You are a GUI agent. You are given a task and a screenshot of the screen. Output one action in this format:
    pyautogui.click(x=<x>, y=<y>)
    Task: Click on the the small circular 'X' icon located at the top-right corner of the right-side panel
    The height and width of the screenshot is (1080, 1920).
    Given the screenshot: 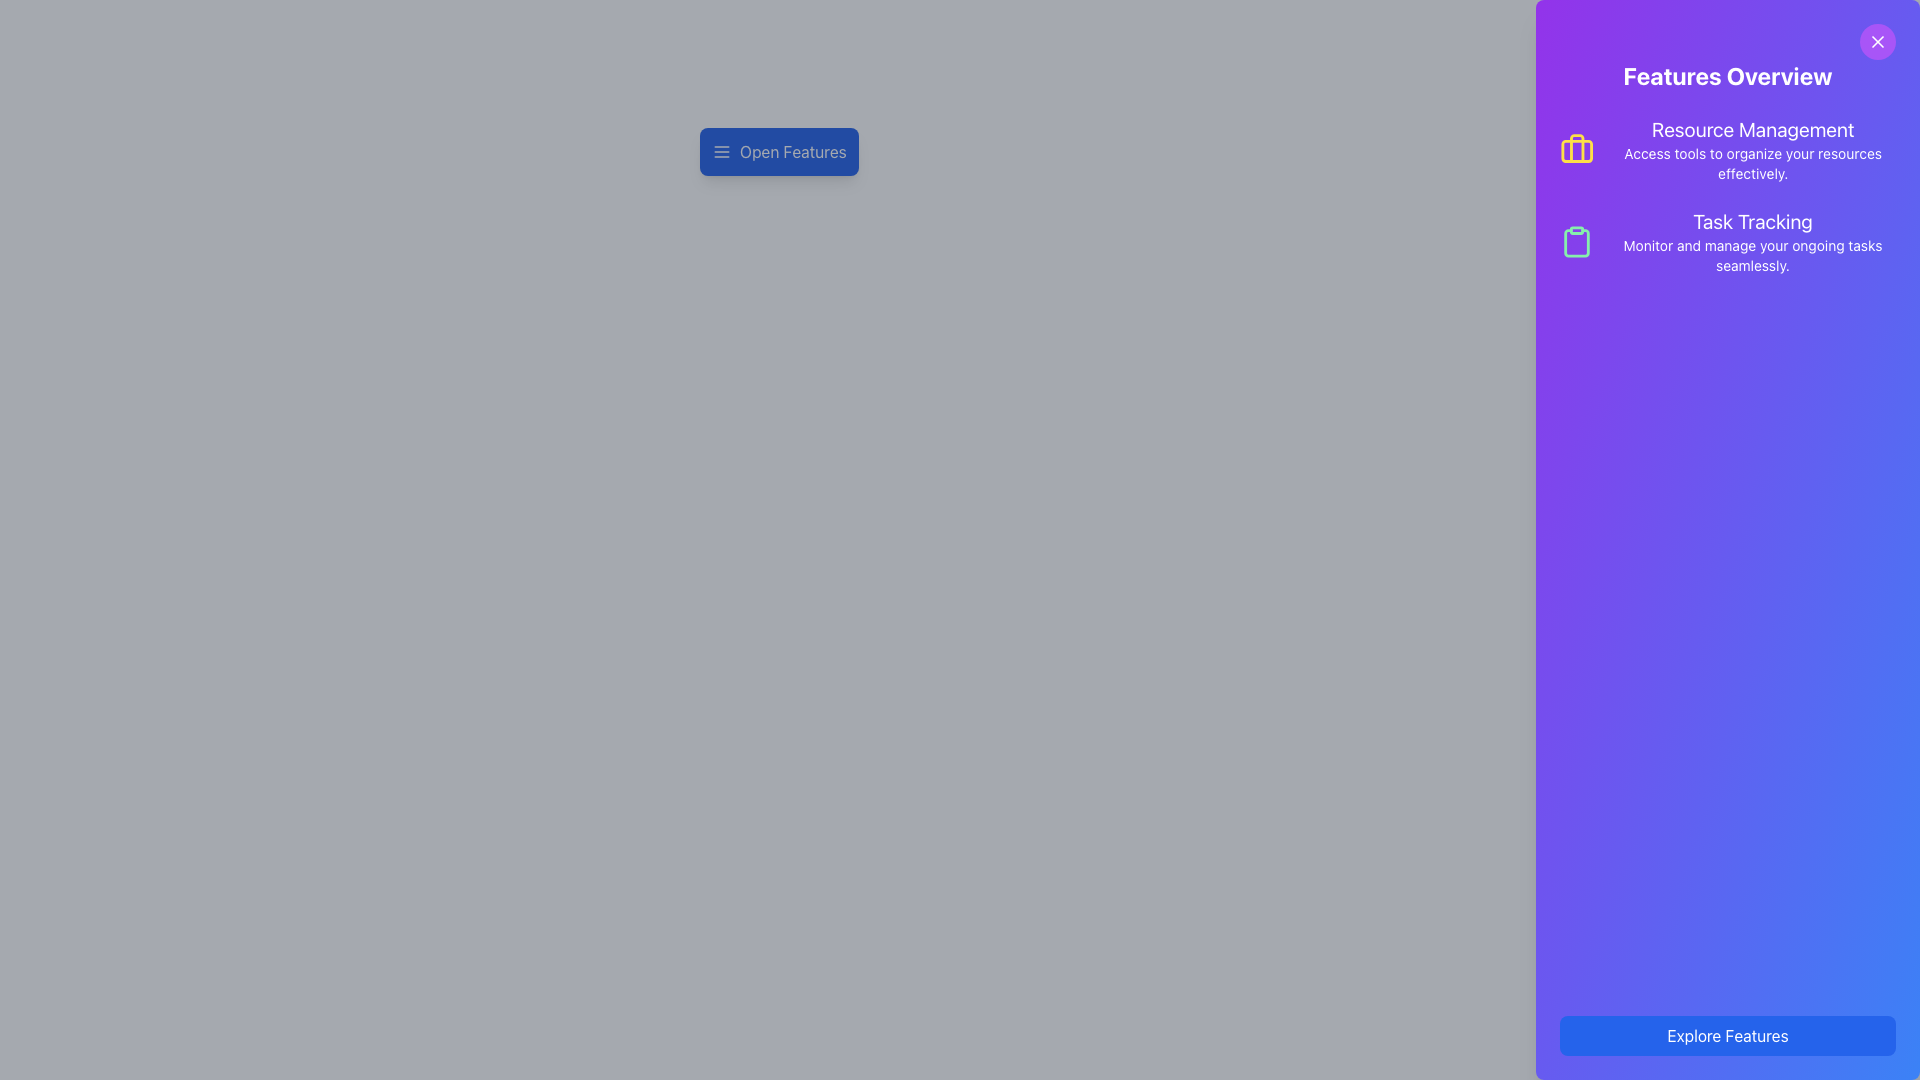 What is the action you would take?
    pyautogui.click(x=1876, y=42)
    